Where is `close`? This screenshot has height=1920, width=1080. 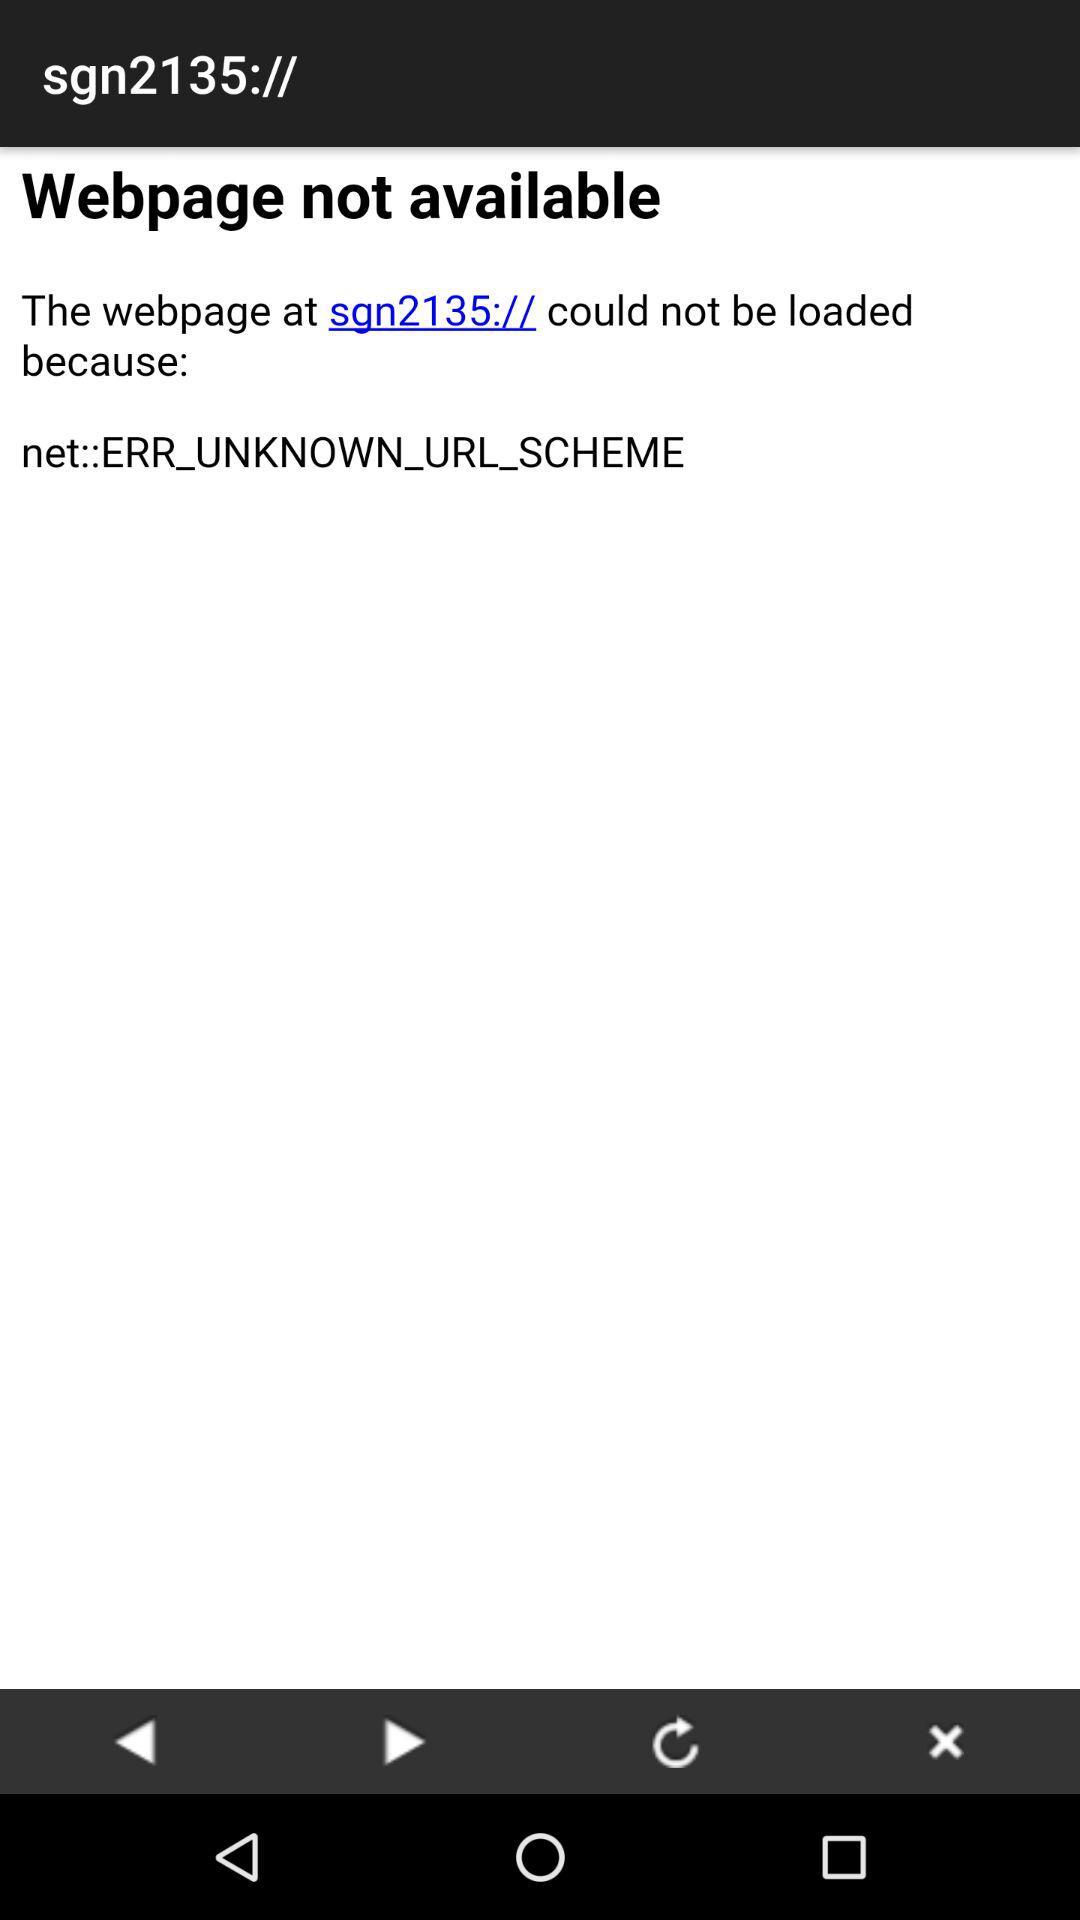
close is located at coordinates (945, 1740).